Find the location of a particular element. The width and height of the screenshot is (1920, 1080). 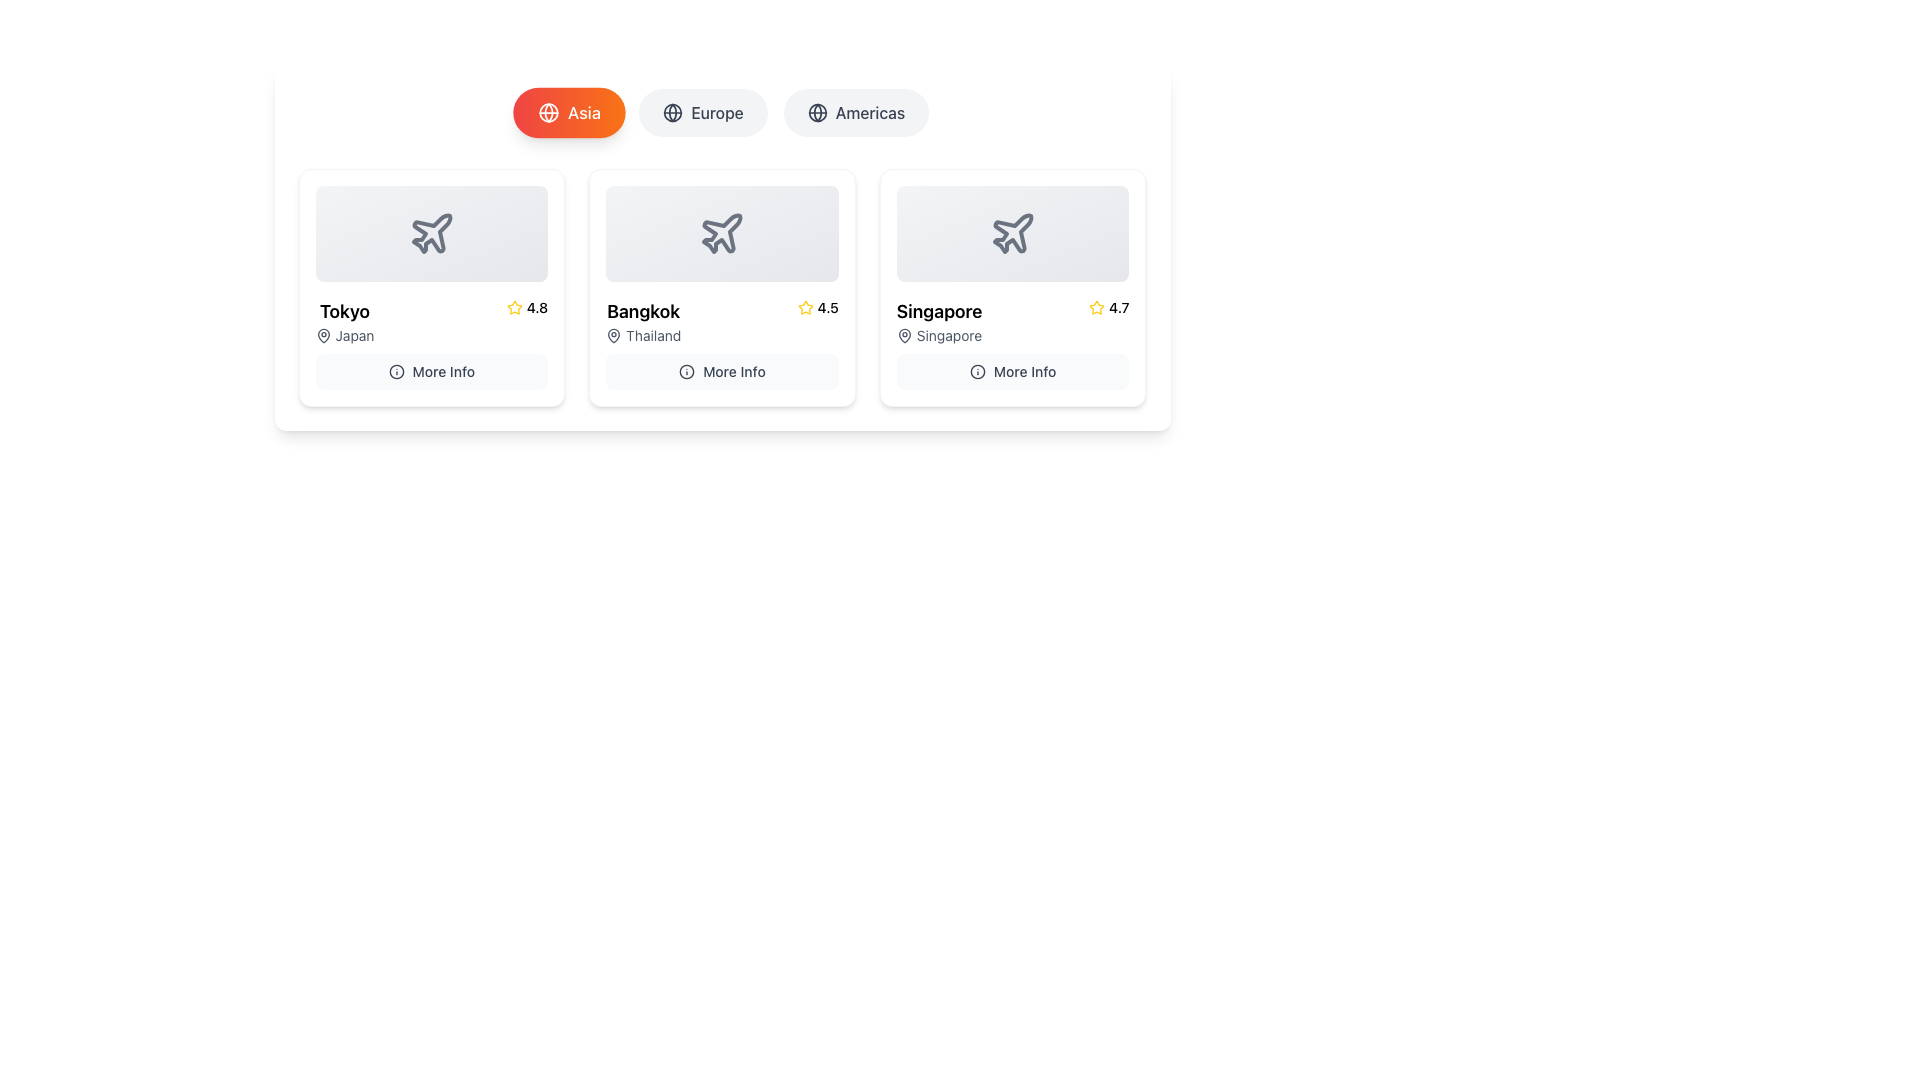

the SVG circle that represents the globe icon for the 'Asia' button in the navigation bar, which has an orange background and is marked with the text 'Asia' is located at coordinates (817, 112).